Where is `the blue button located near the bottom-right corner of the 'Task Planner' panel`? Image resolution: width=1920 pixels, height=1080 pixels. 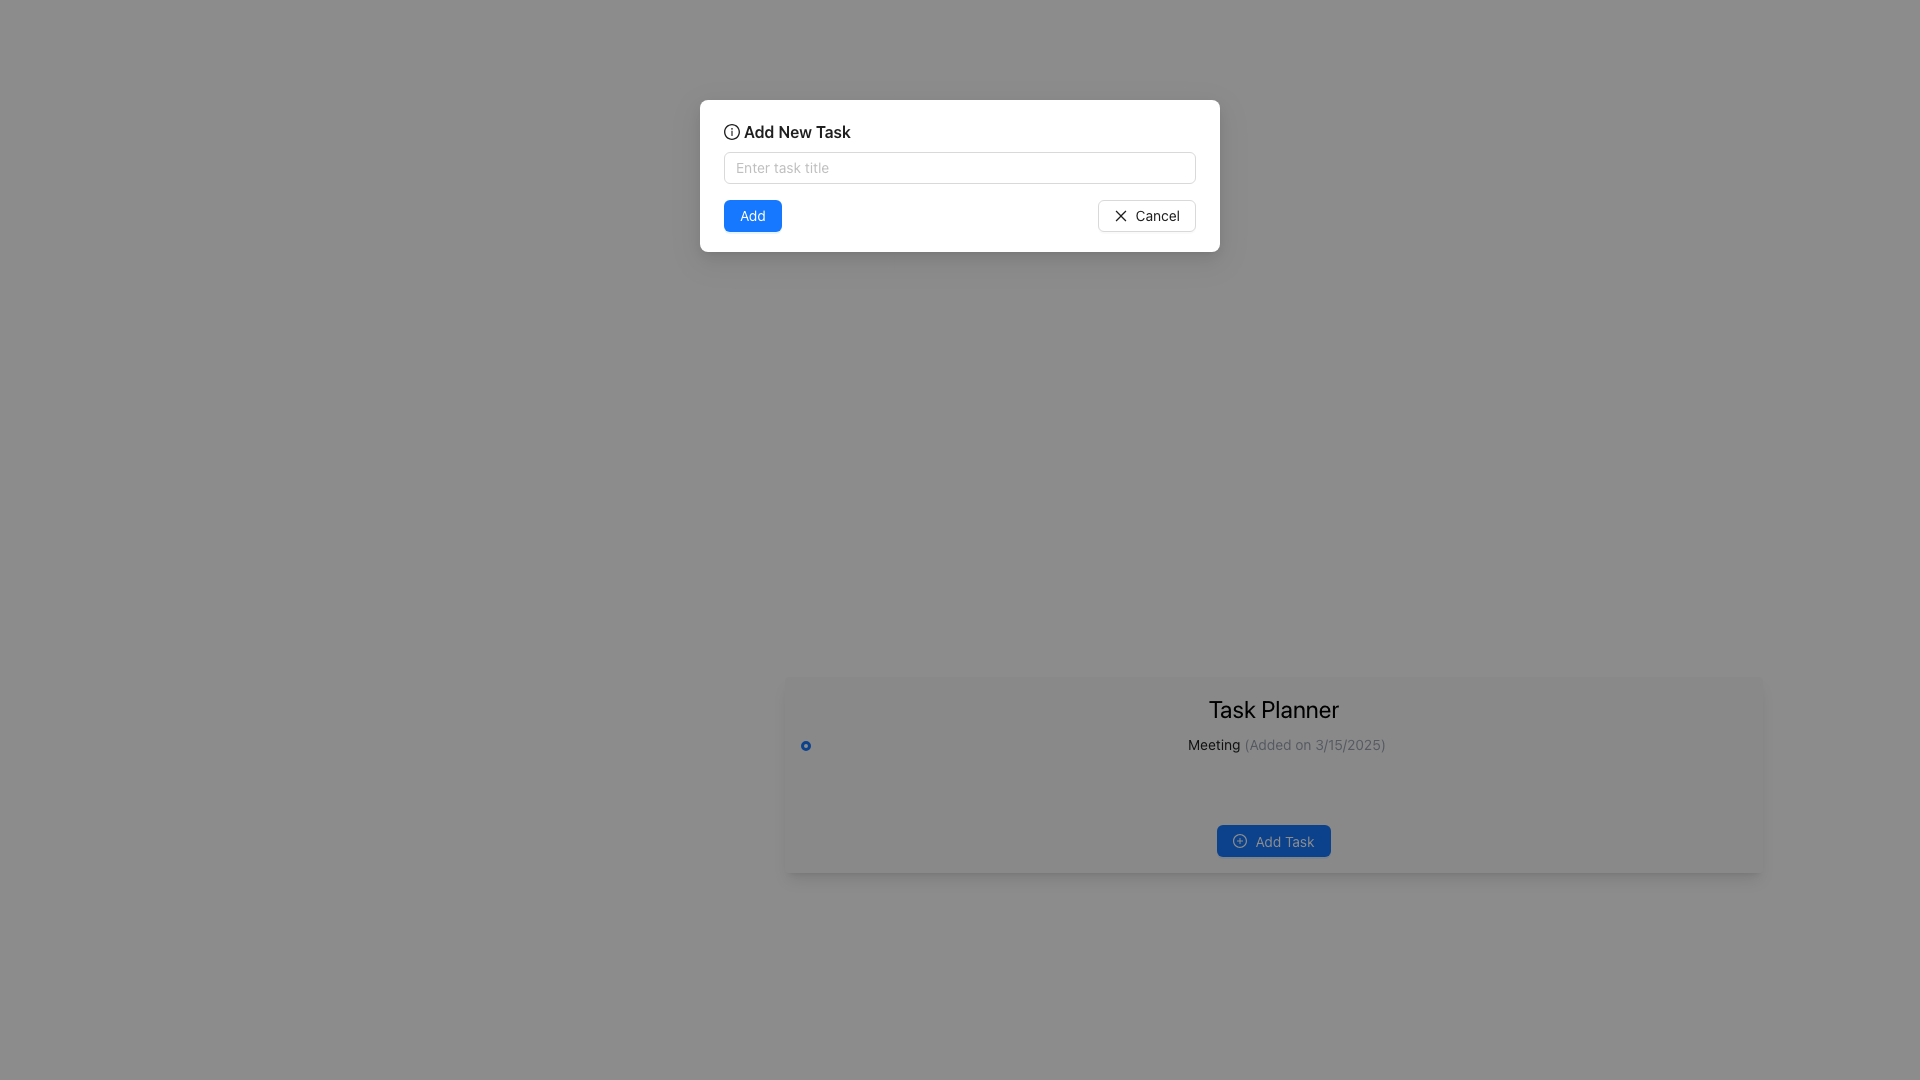
the blue button located near the bottom-right corner of the 'Task Planner' panel is located at coordinates (1272, 840).